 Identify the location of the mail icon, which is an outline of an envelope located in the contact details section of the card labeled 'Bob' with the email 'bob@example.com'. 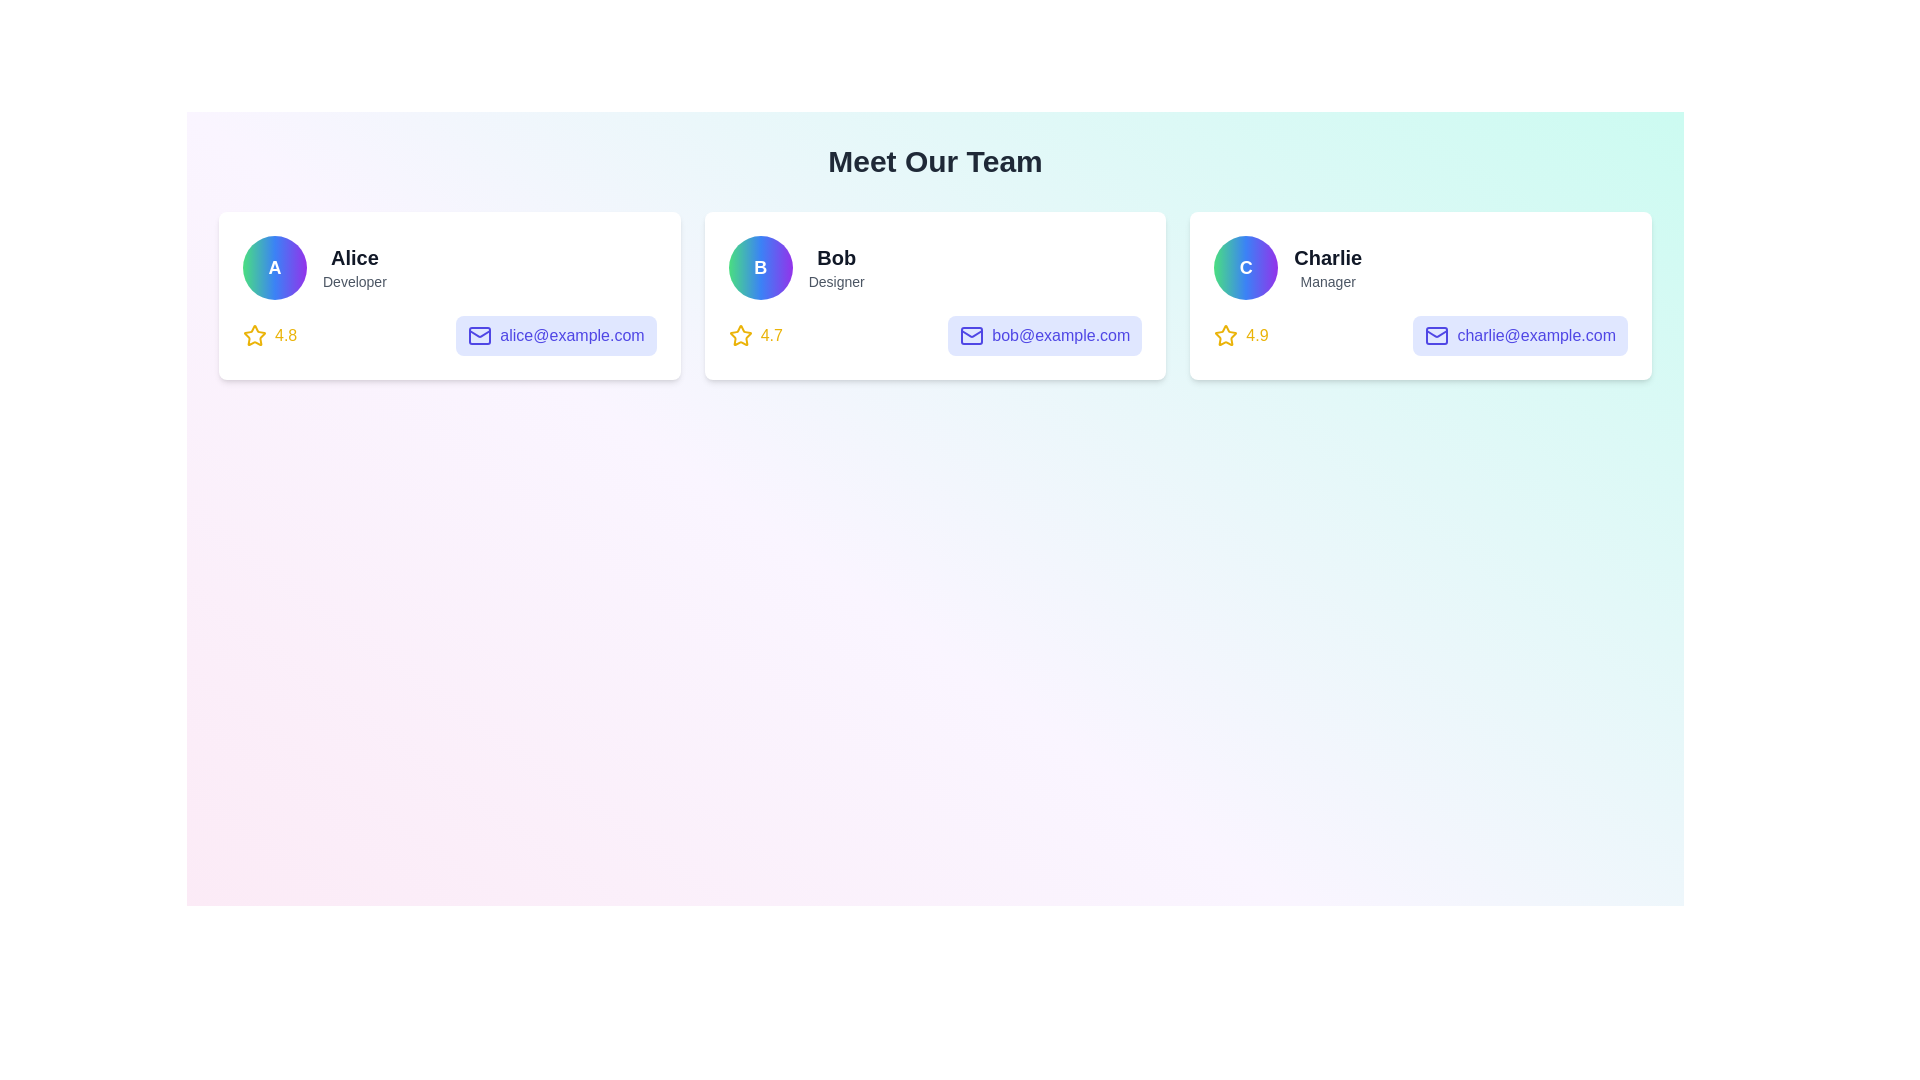
(972, 334).